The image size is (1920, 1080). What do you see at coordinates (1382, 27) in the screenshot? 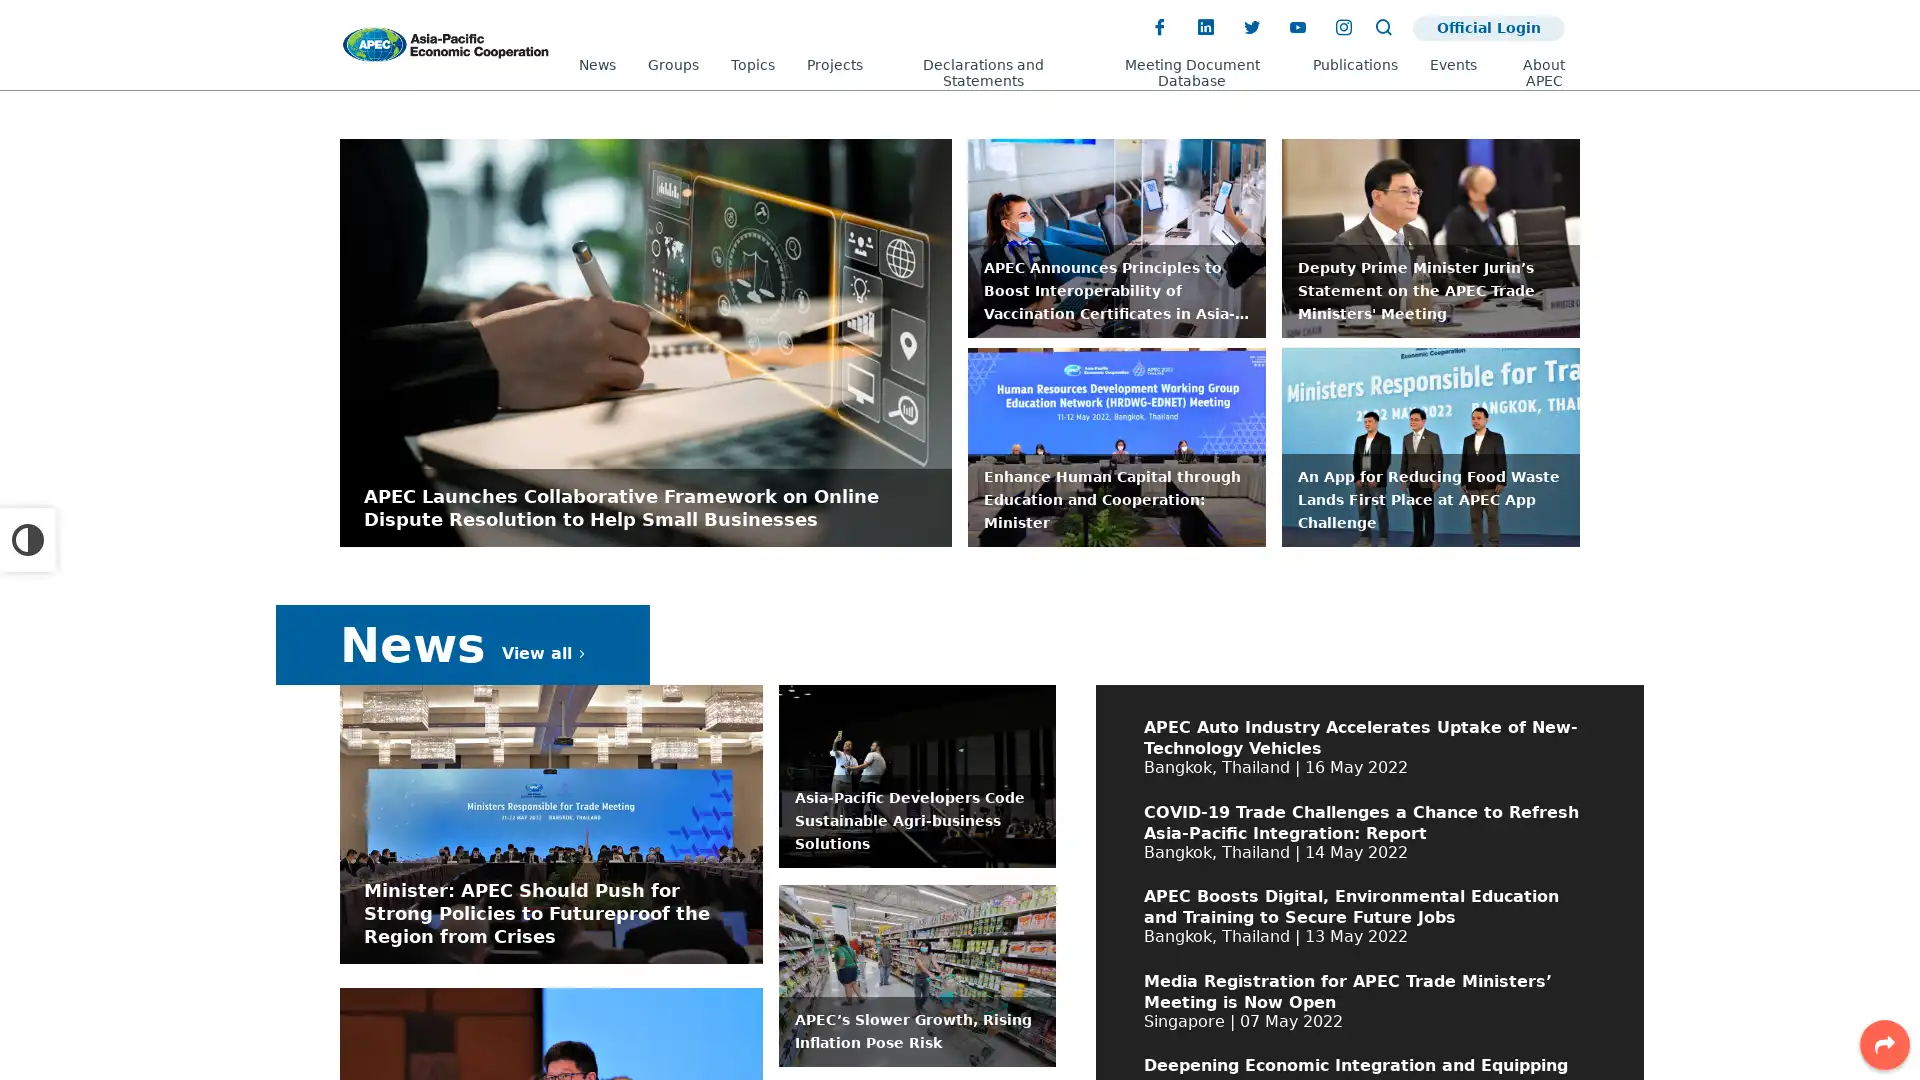
I see `Toggle search` at bounding box center [1382, 27].